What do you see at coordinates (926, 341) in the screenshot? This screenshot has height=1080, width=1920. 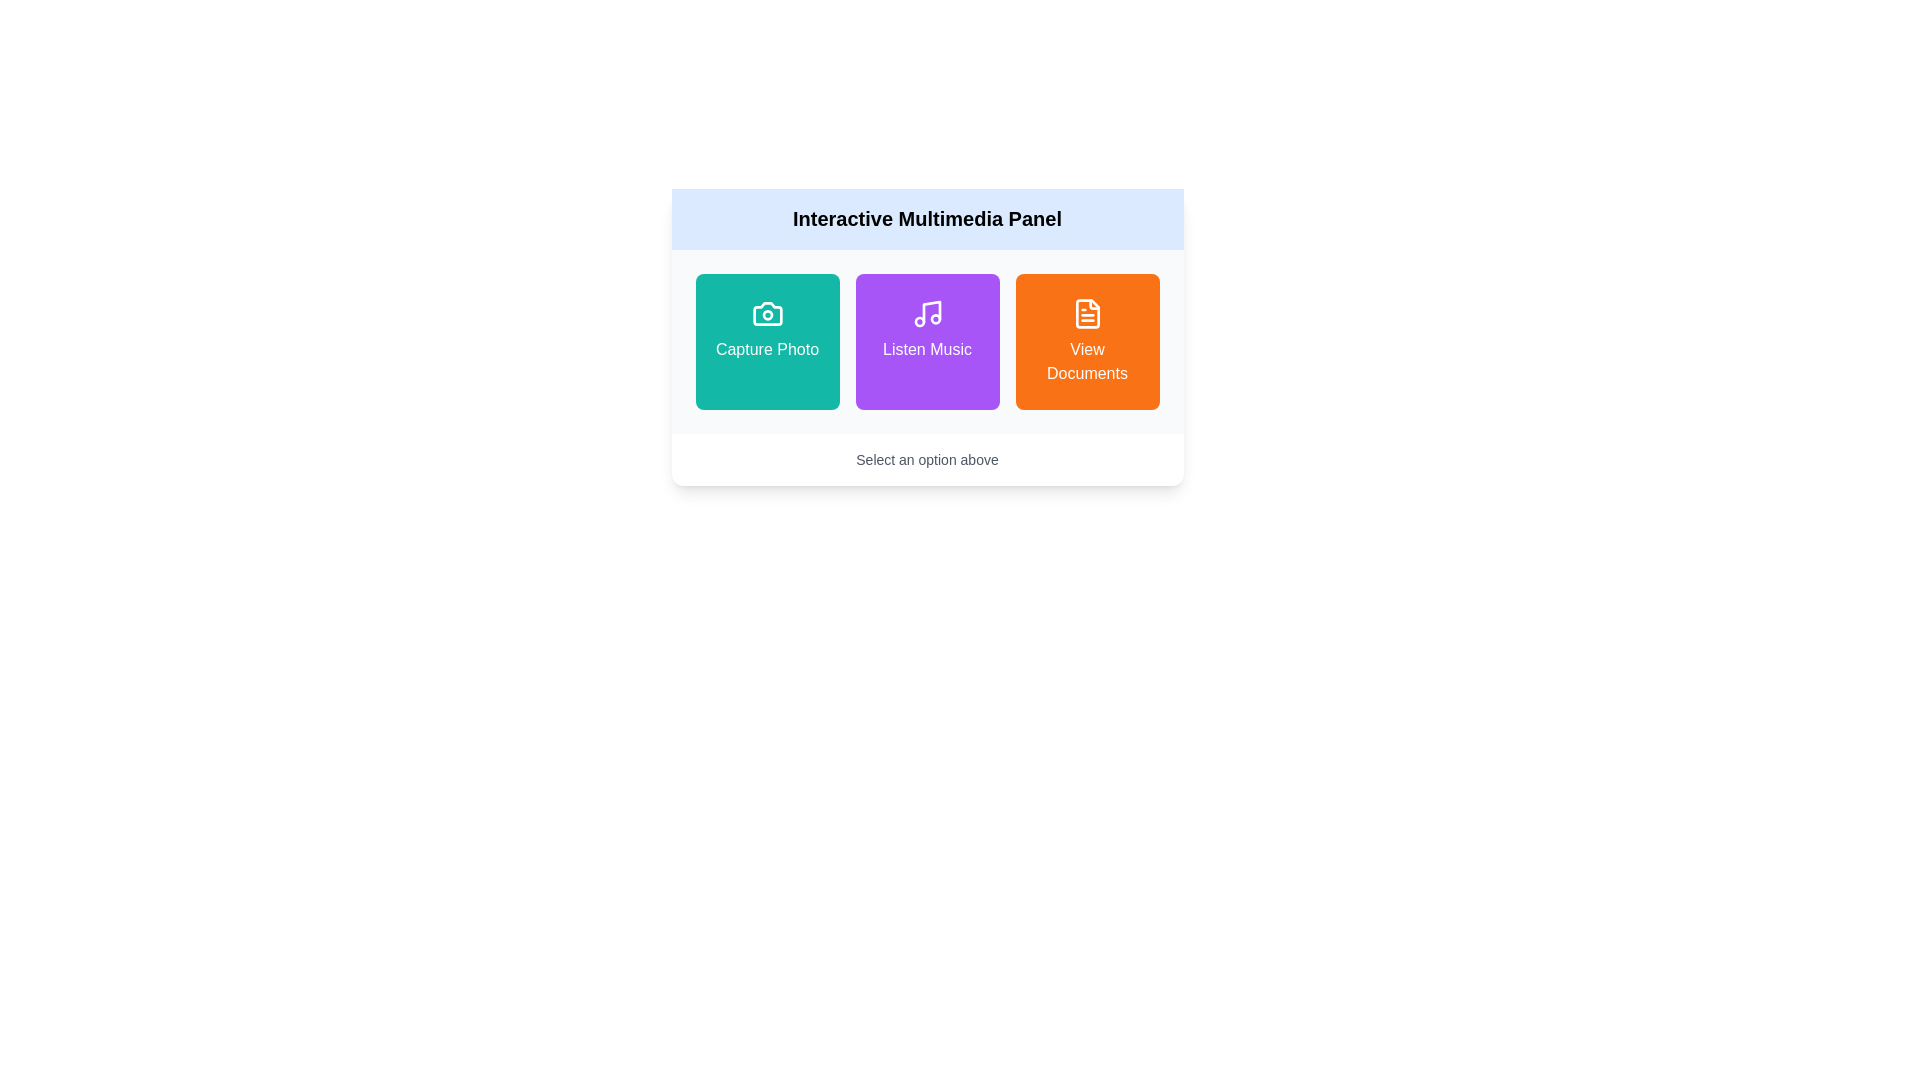 I see `the second button labeled 'Listen Music', which is purple with a music note icon, to observe the hover effects` at bounding box center [926, 341].